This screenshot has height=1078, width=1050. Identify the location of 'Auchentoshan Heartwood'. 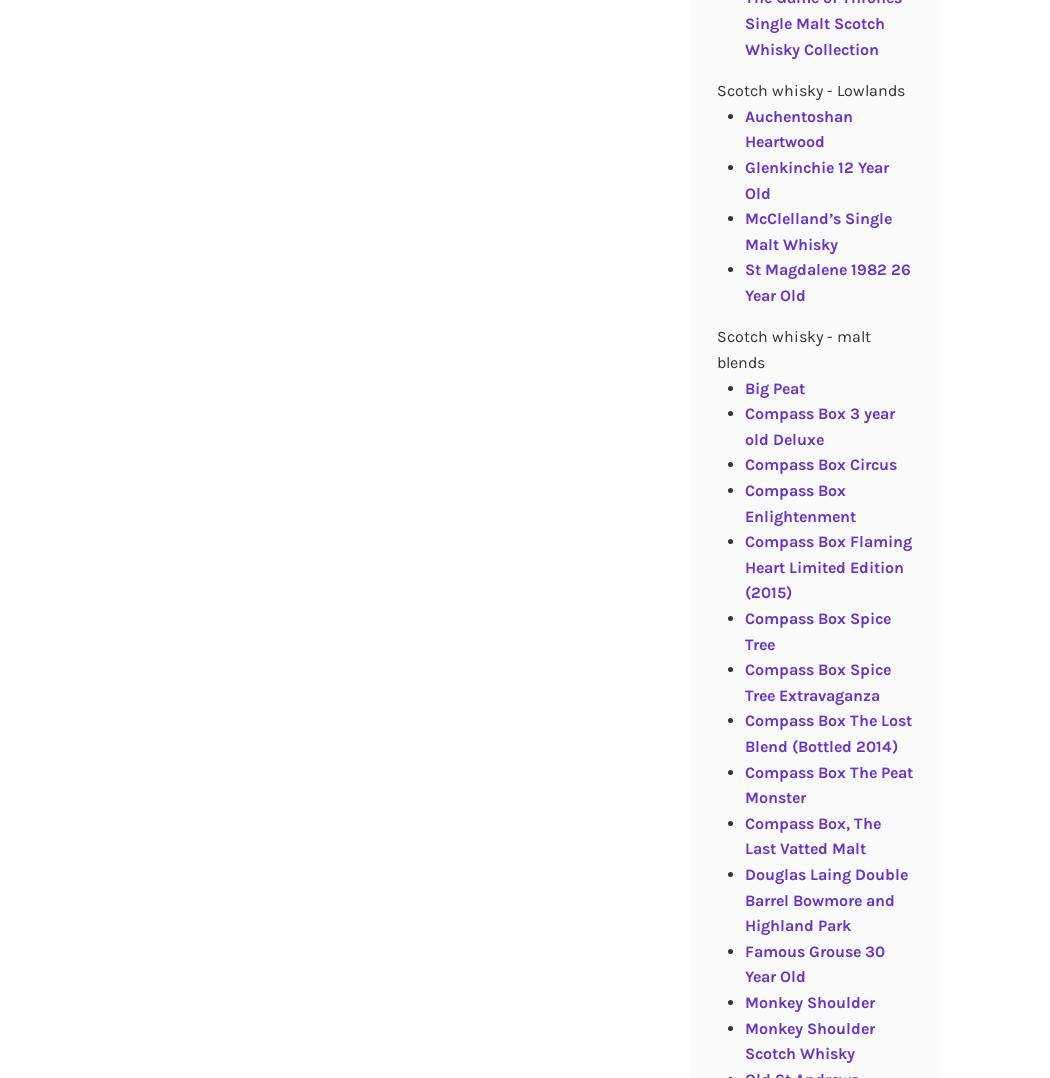
(797, 128).